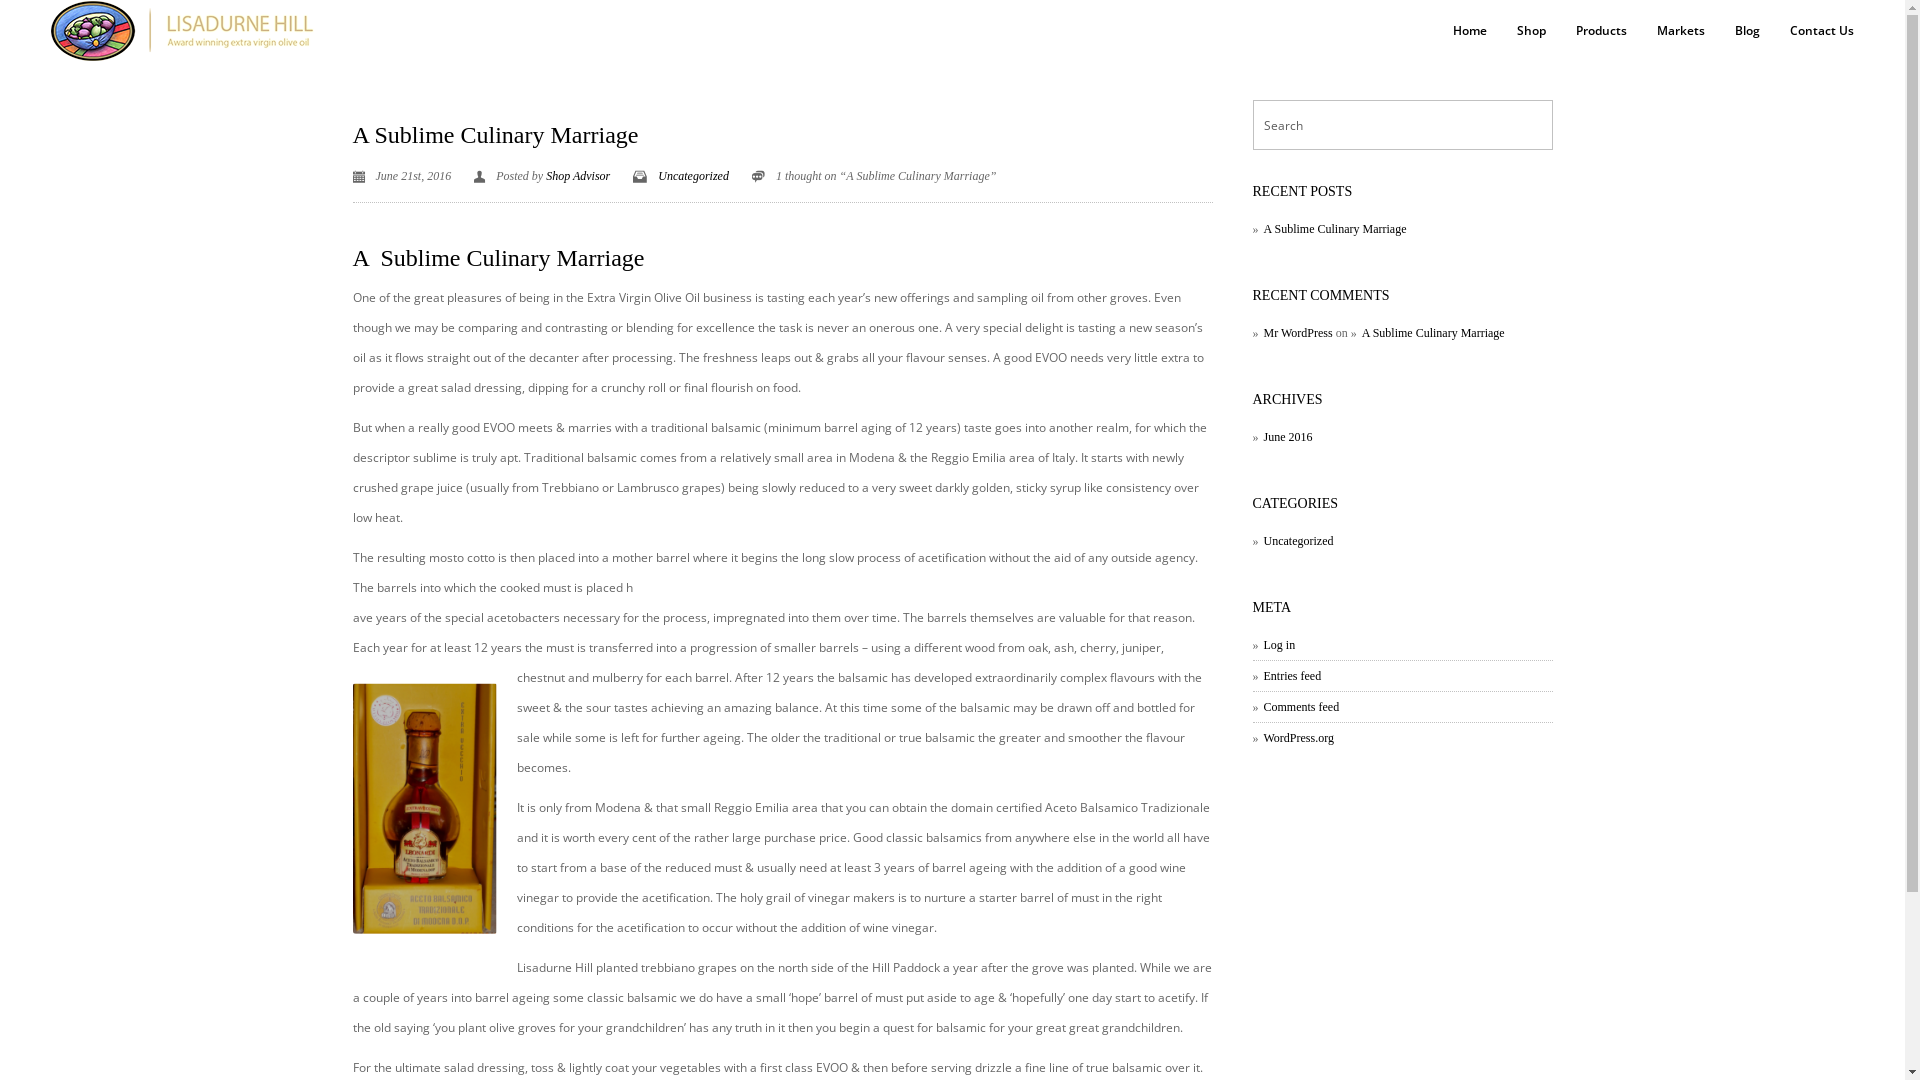  What do you see at coordinates (1641, 30) in the screenshot?
I see `'Markets'` at bounding box center [1641, 30].